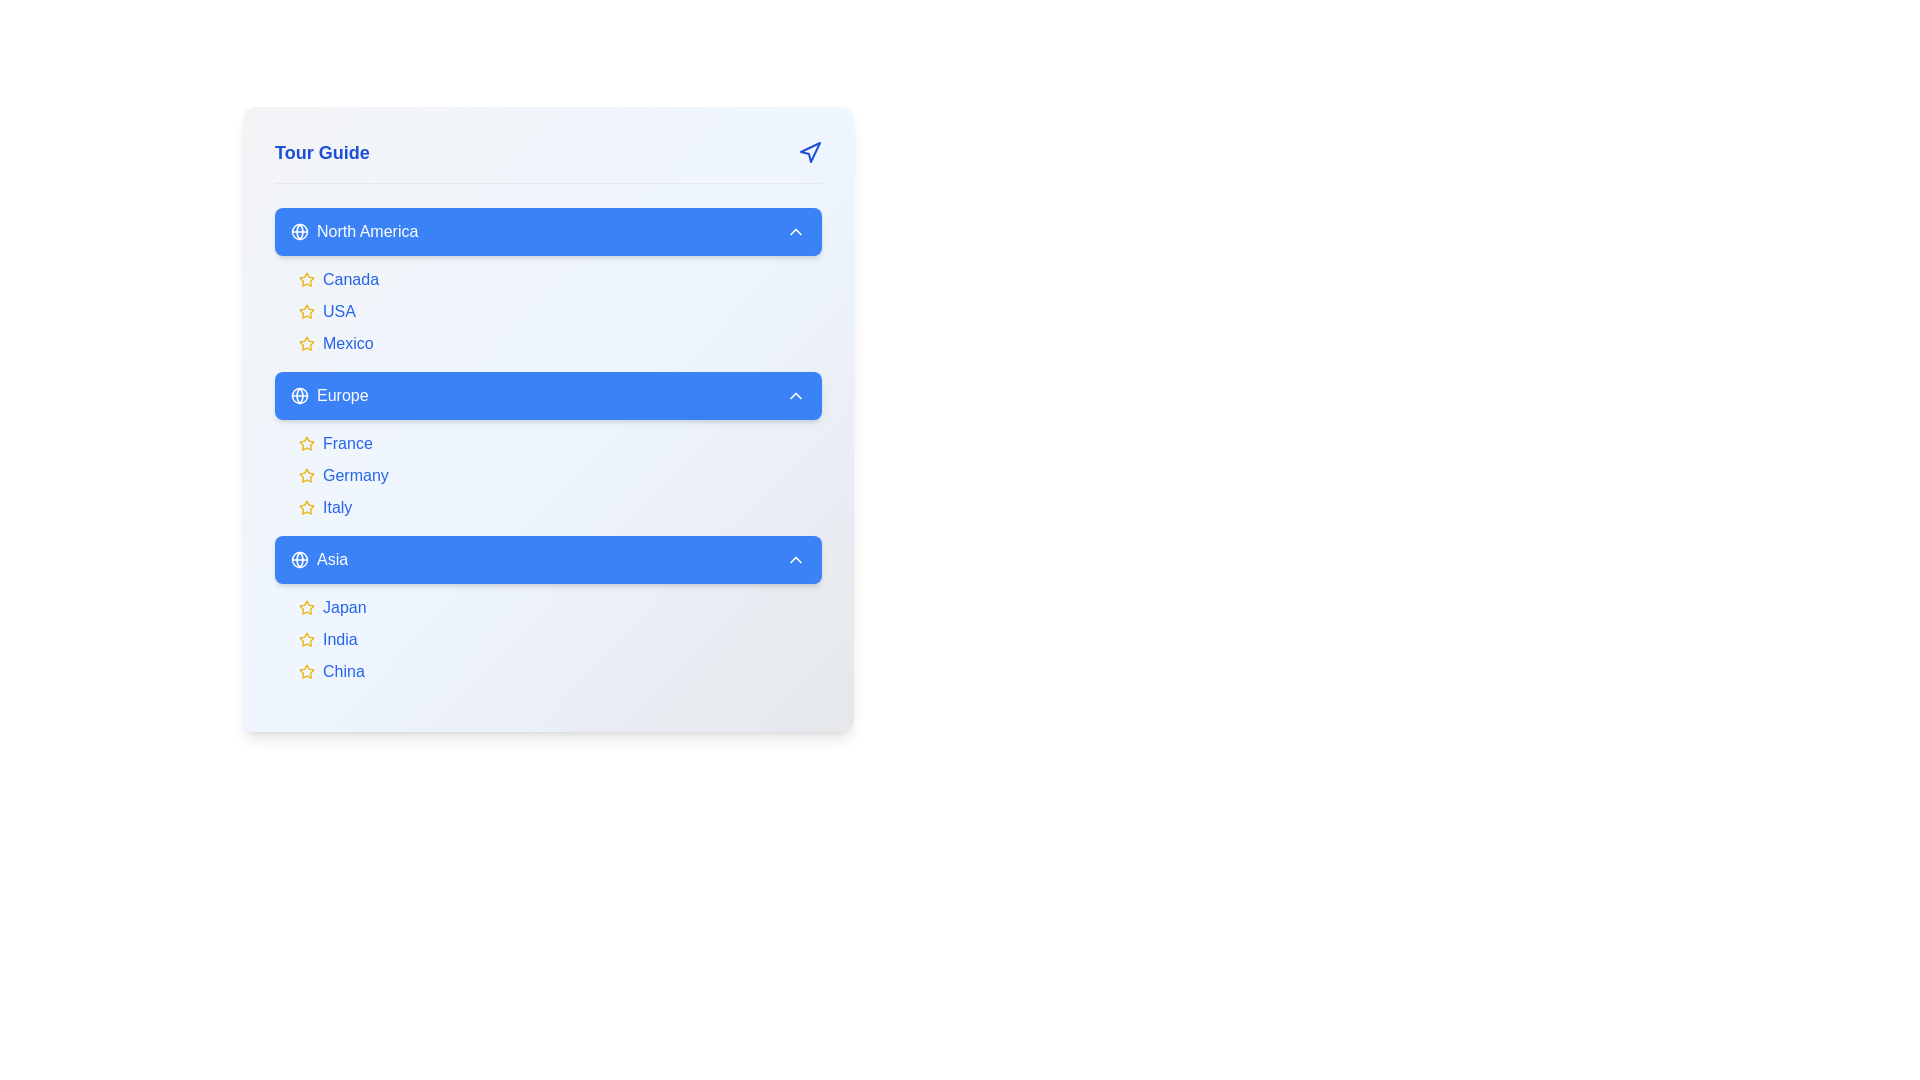 This screenshot has width=1920, height=1080. What do you see at coordinates (355, 475) in the screenshot?
I see `the hyperlink for Germany, which is the second item in the 'Europe' section` at bounding box center [355, 475].